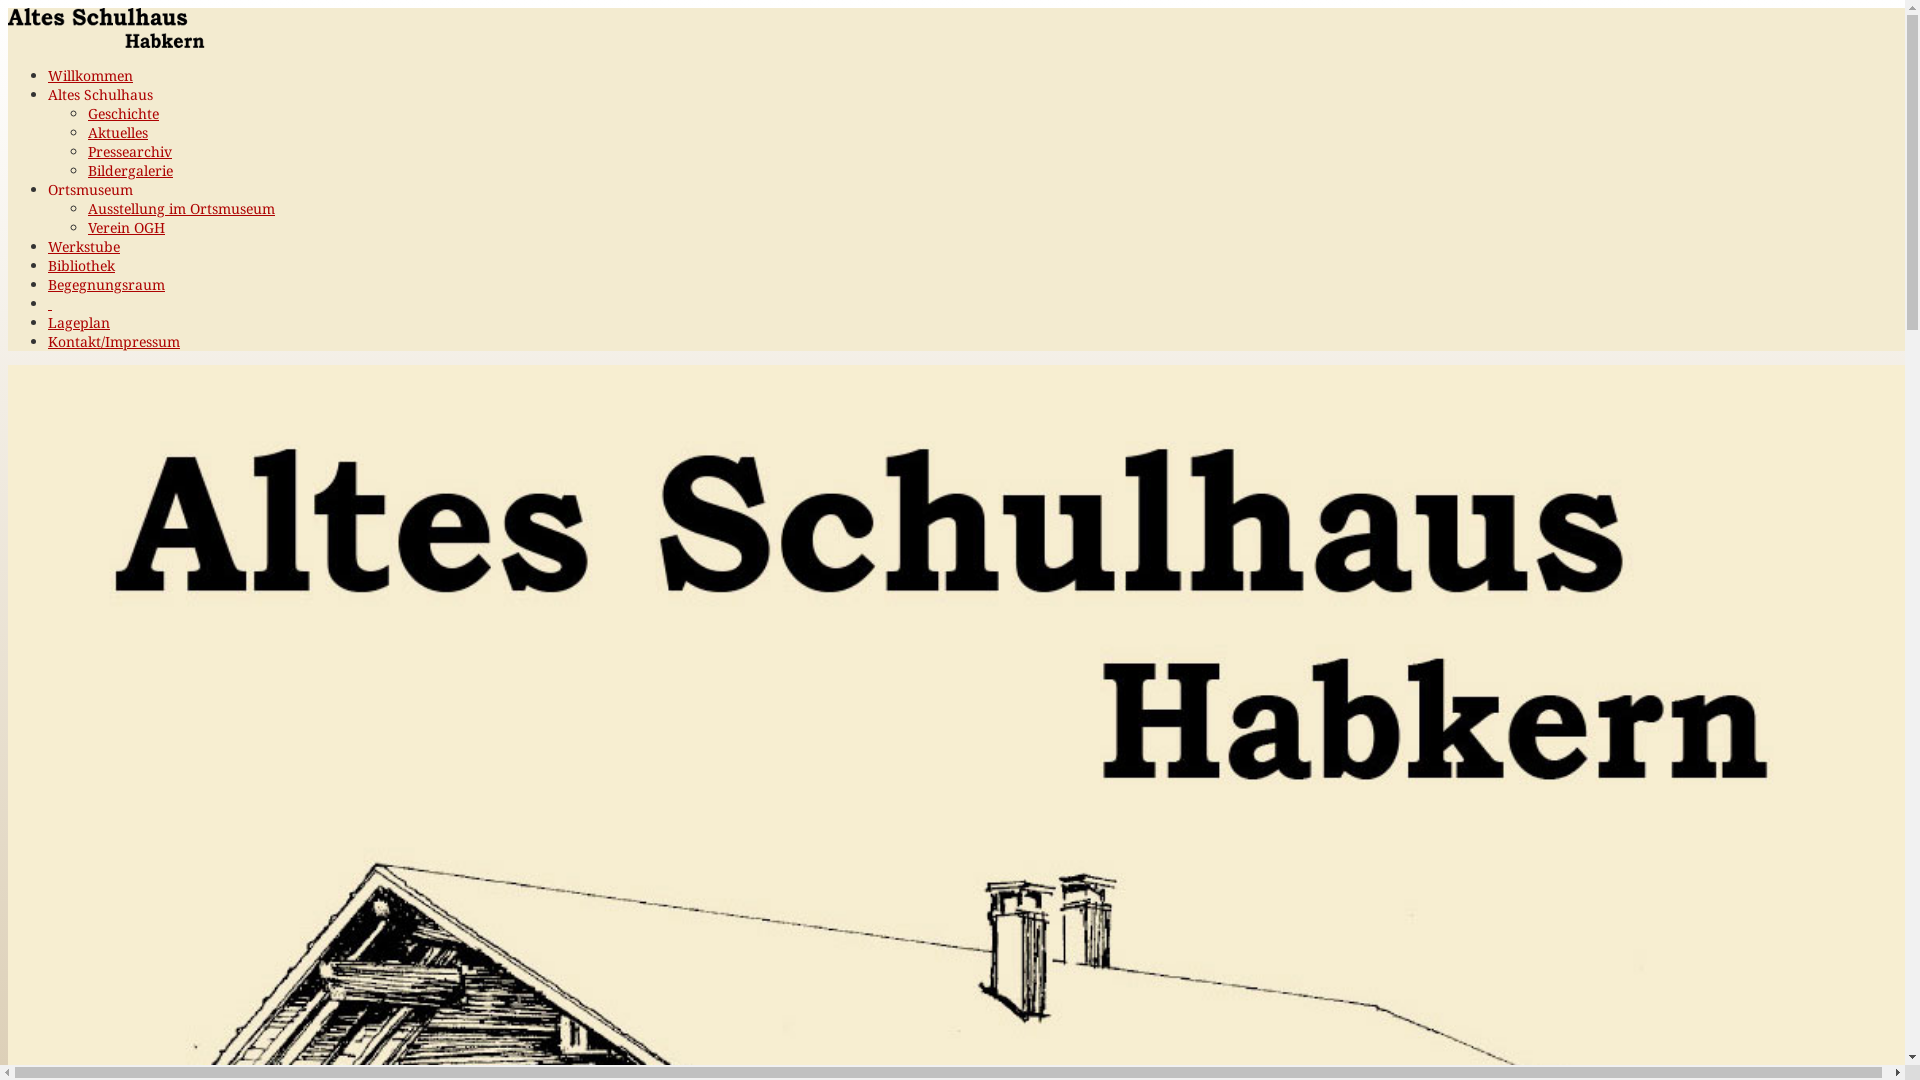  Describe the element at coordinates (117, 132) in the screenshot. I see `'Aktuelles'` at that location.